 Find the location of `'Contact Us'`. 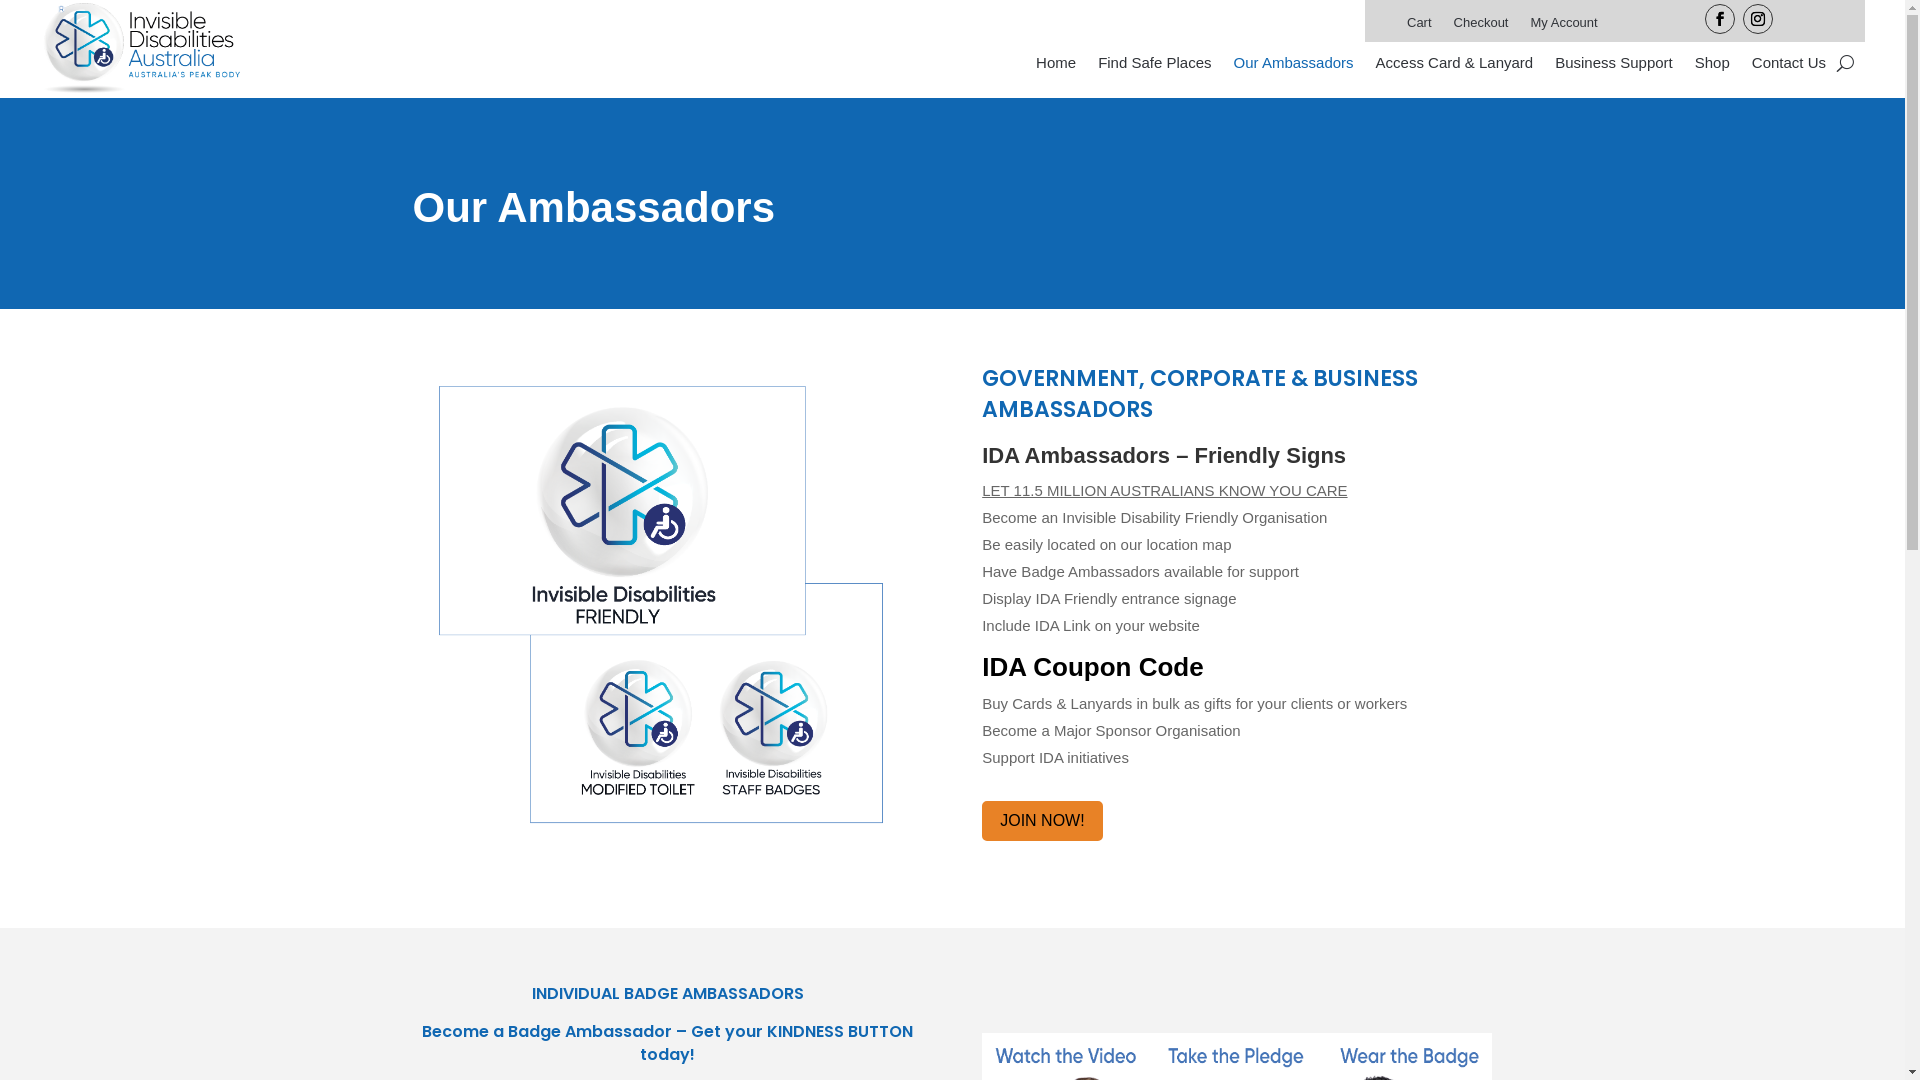

'Contact Us' is located at coordinates (1789, 65).